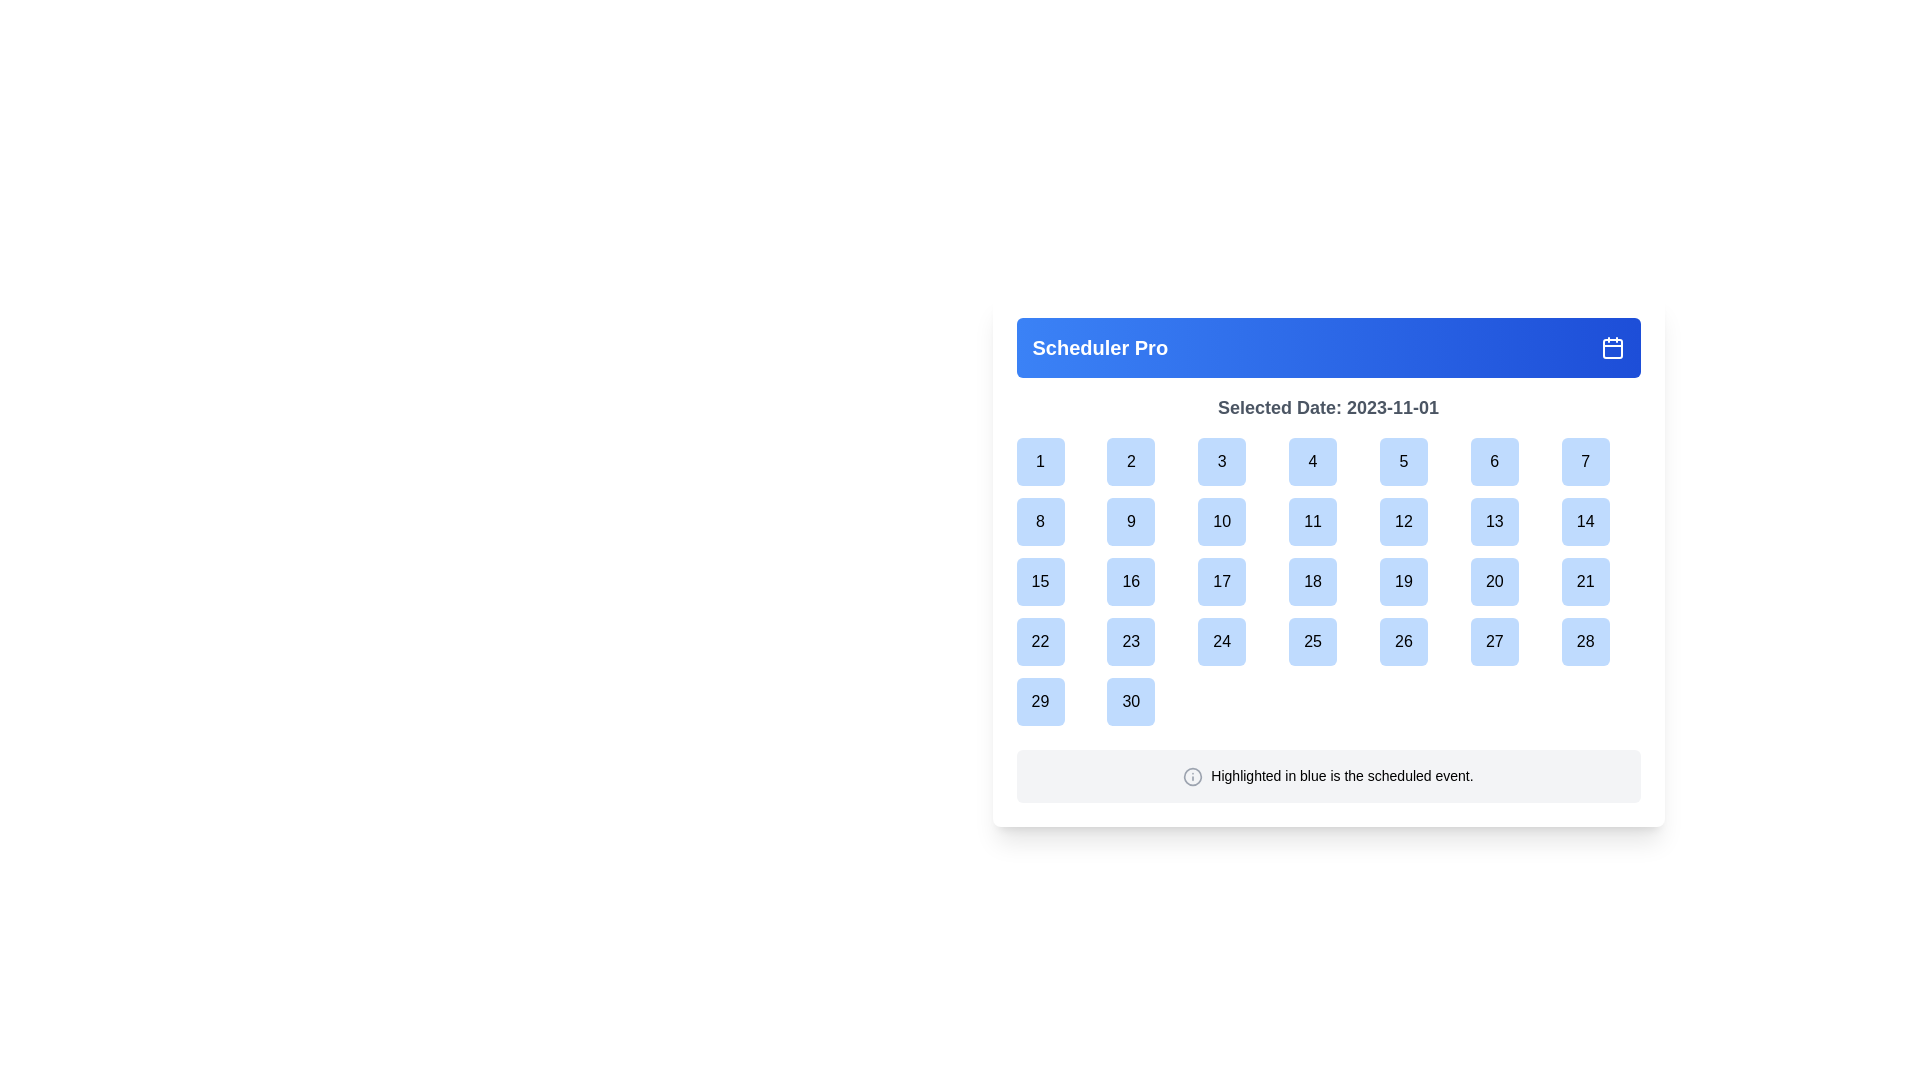 The width and height of the screenshot is (1920, 1080). I want to click on the tooltip that provides additional context for the calendar cell labeled '15', indicating no event is associated with this date, so click(1057, 622).